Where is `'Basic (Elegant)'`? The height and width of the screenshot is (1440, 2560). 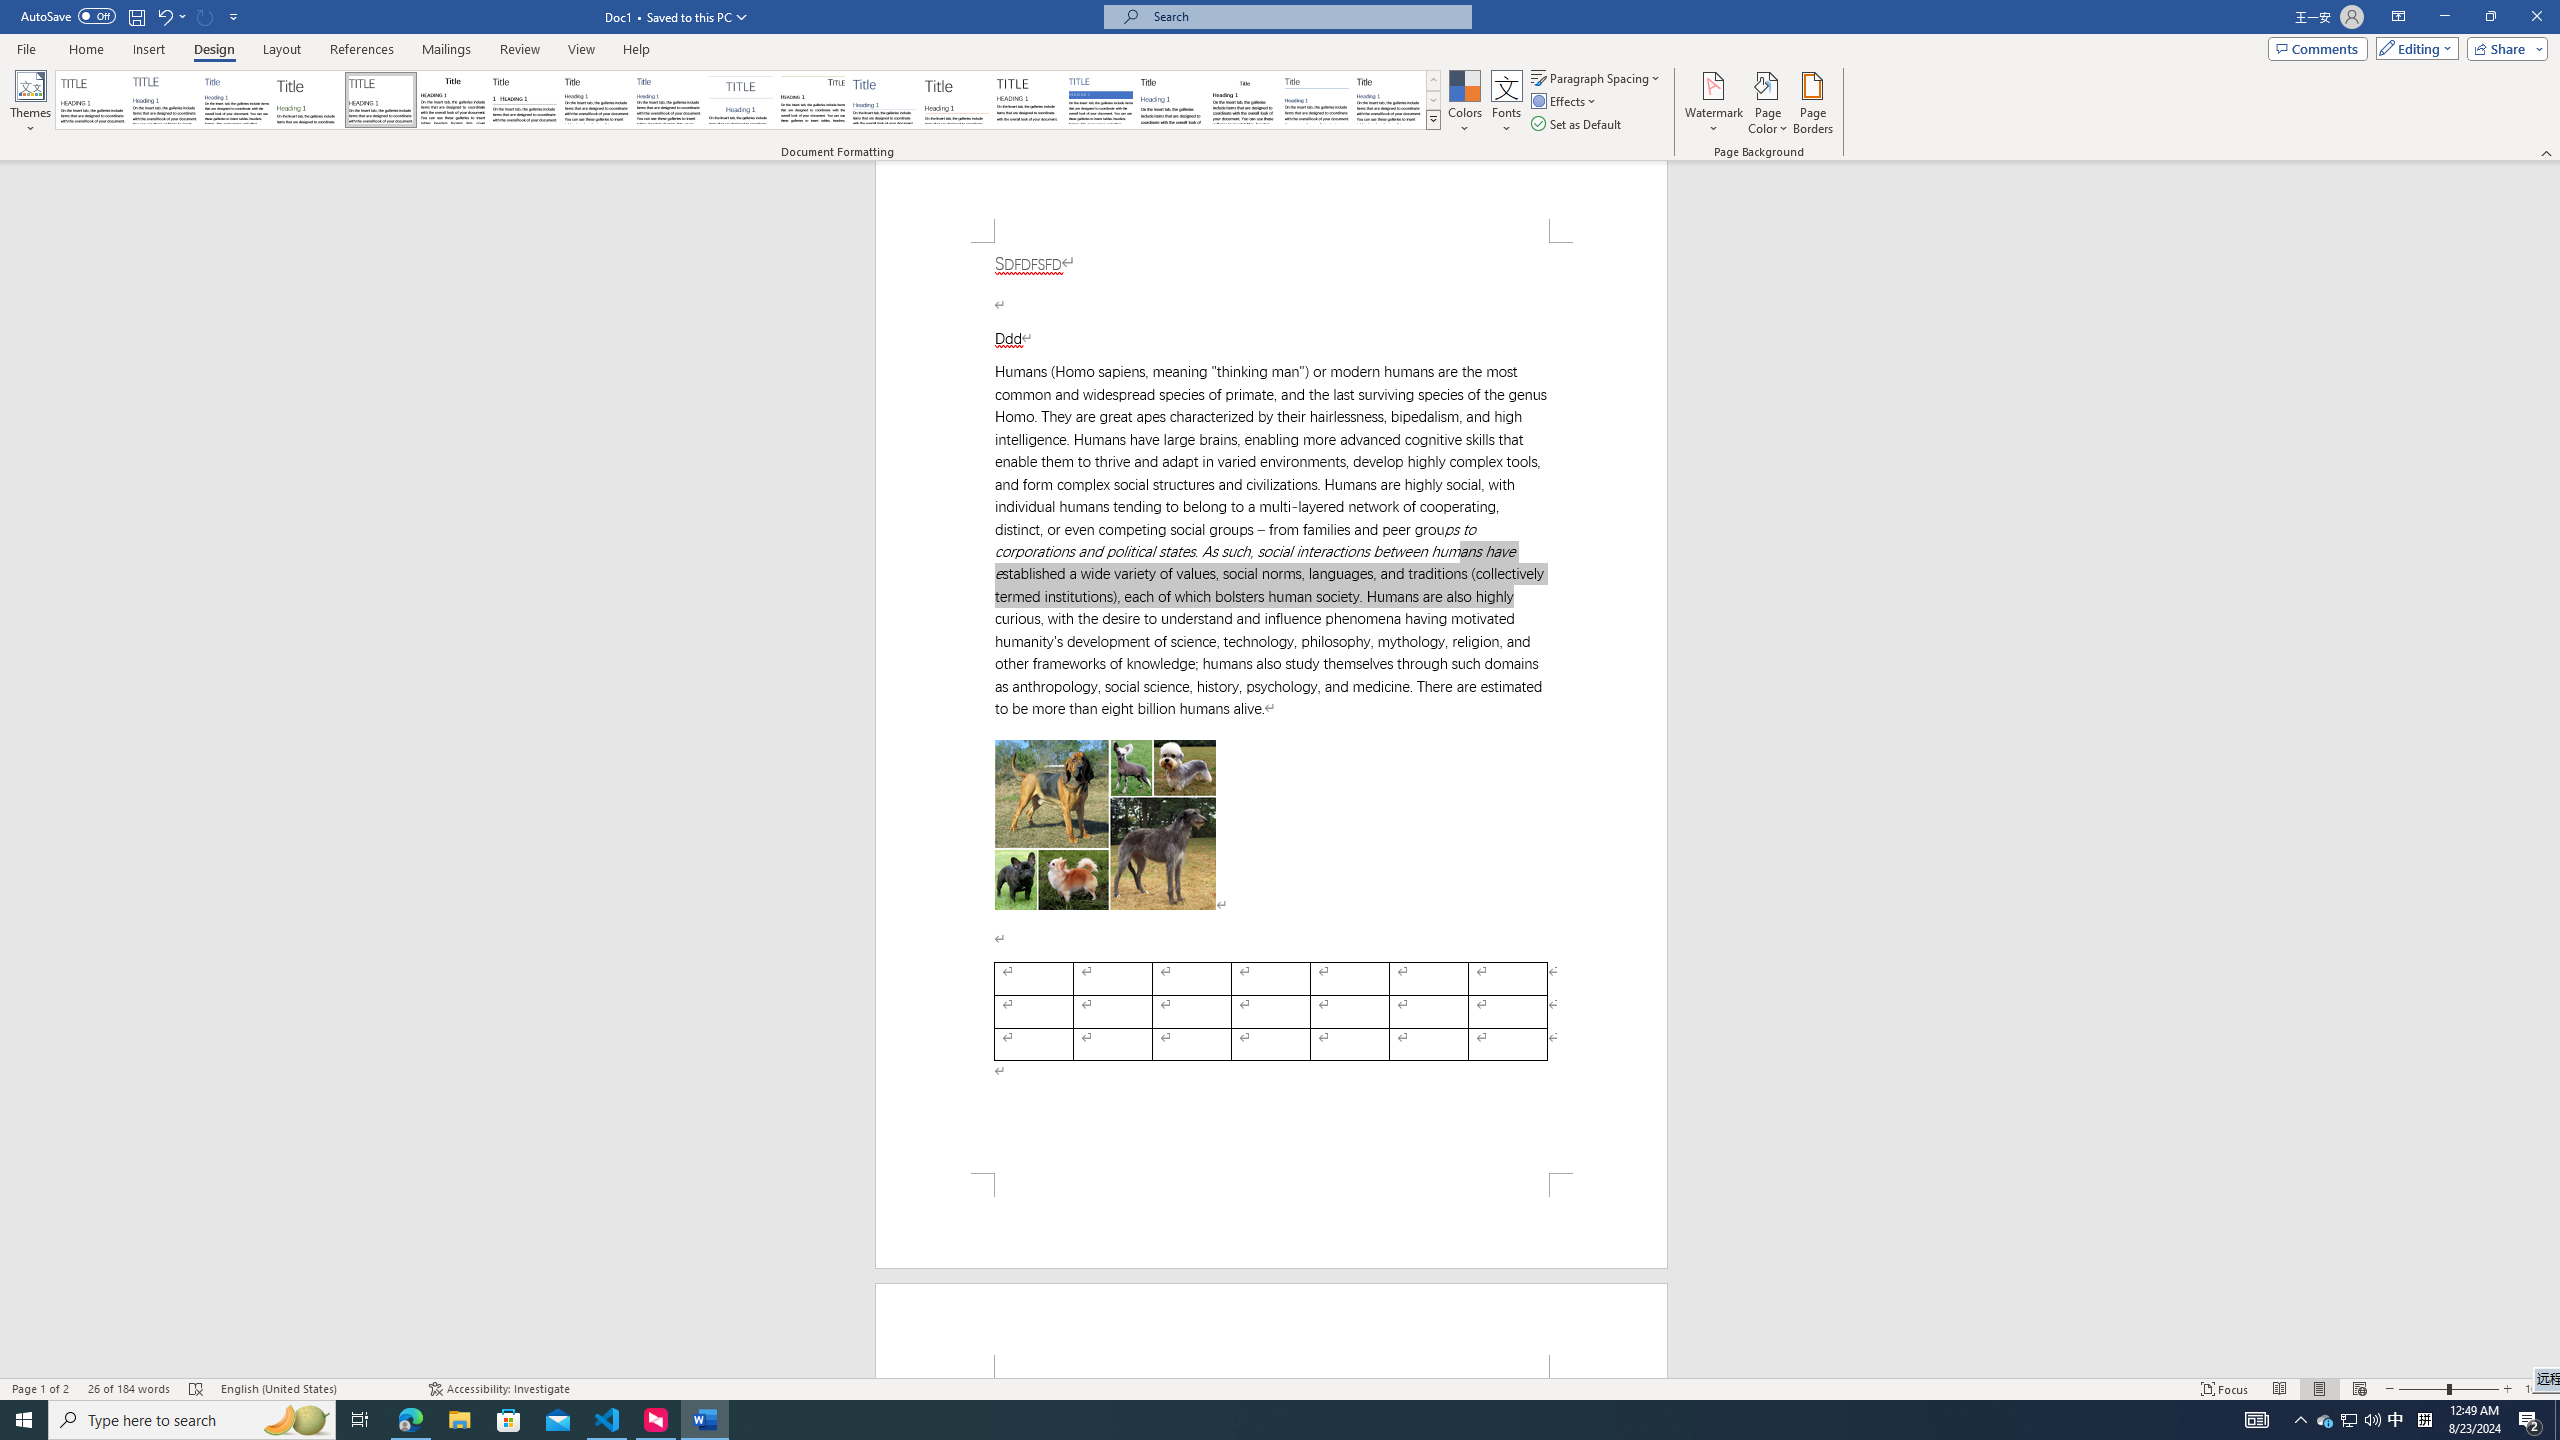 'Basic (Elegant)' is located at coordinates (164, 99).